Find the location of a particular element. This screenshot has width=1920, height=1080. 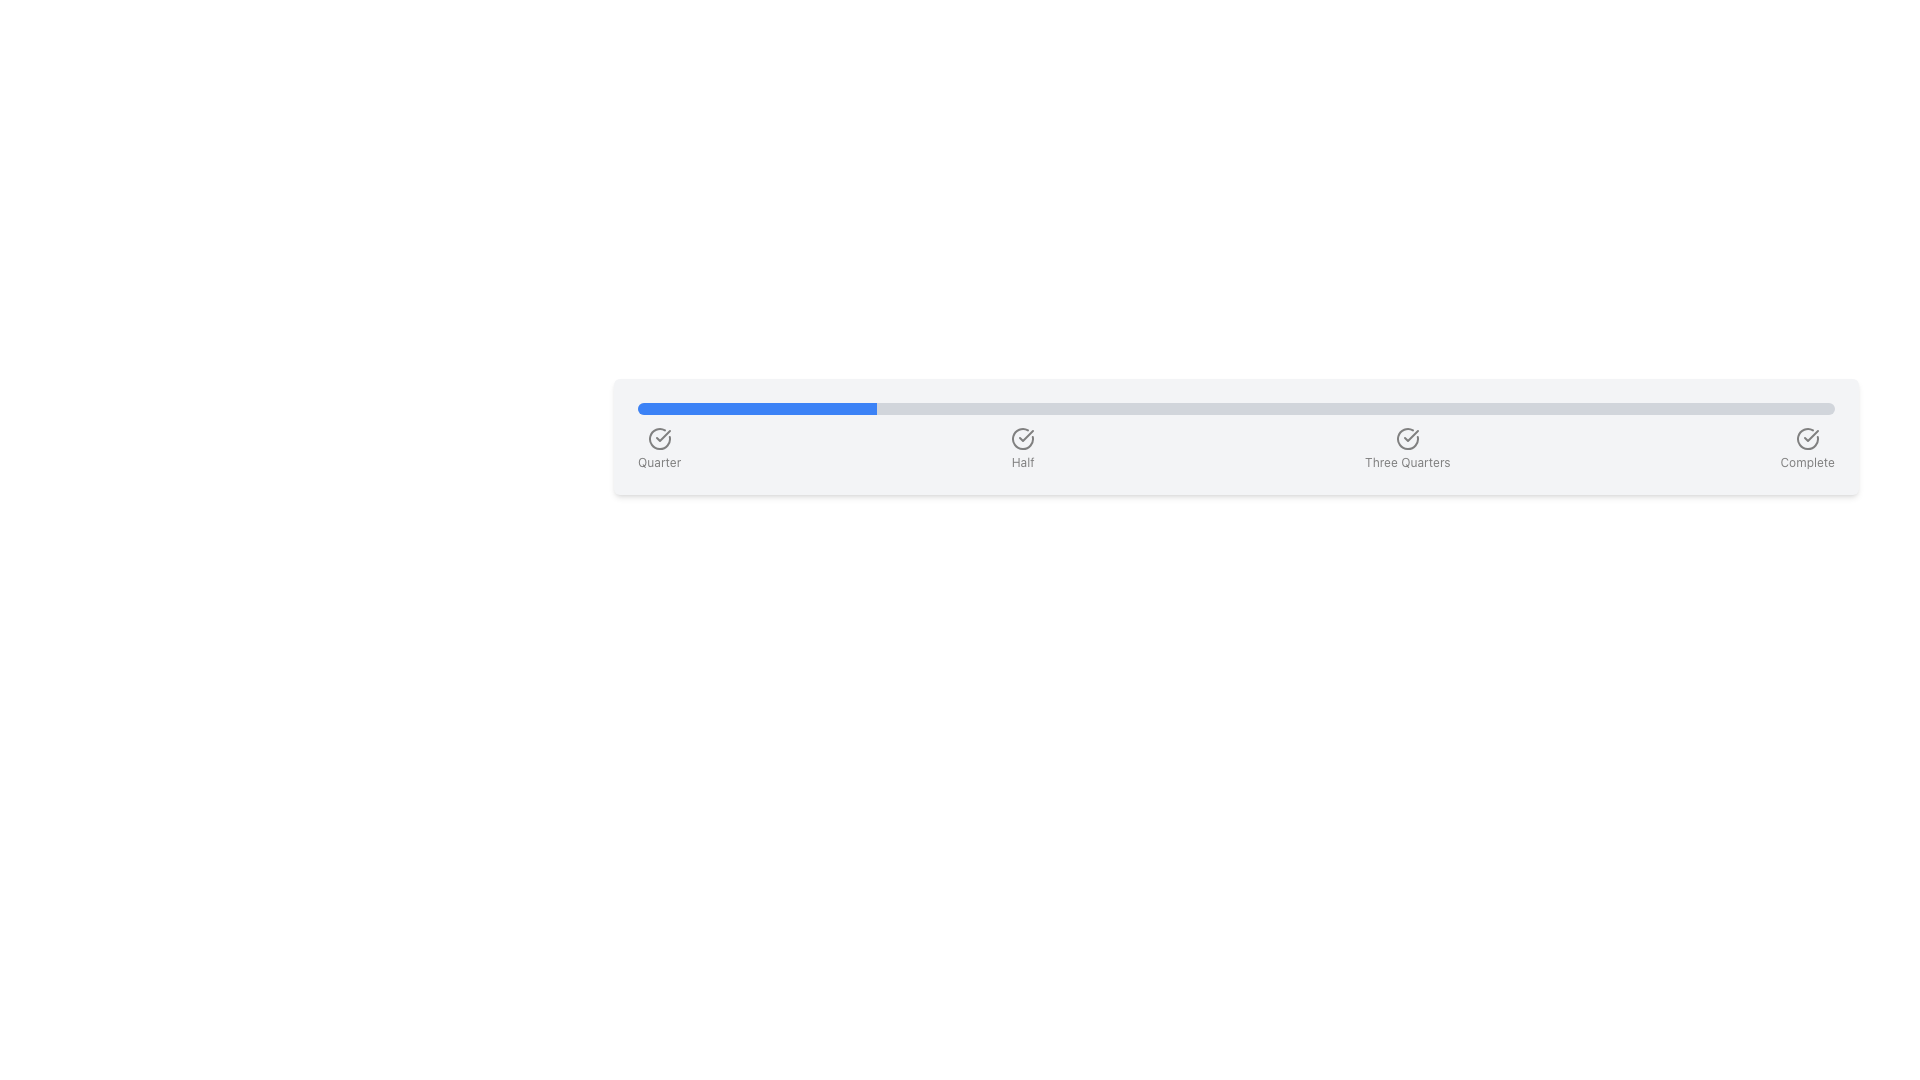

the second icon above the text 'Half' in the horizontal progression indicator to focus or select it is located at coordinates (1022, 438).